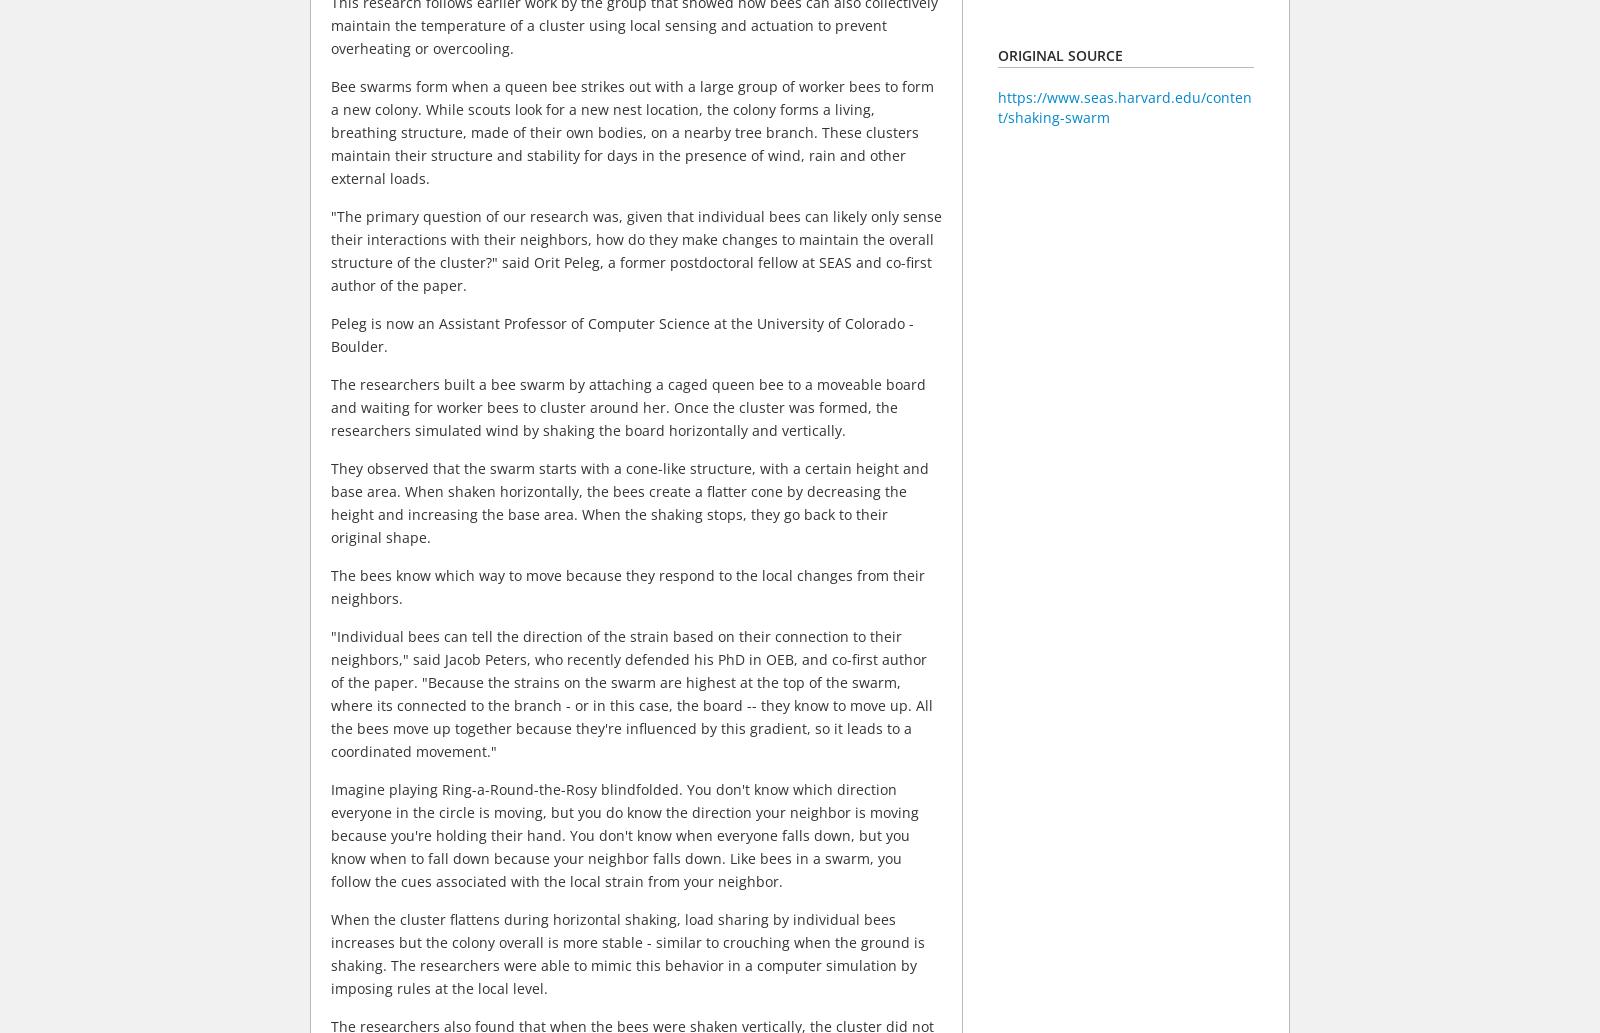 This screenshot has height=1033, width=1600. What do you see at coordinates (622, 334) in the screenshot?
I see `'Peleg is now an Assistant Professor of Computer Science at the University of Colorado - Boulder.'` at bounding box center [622, 334].